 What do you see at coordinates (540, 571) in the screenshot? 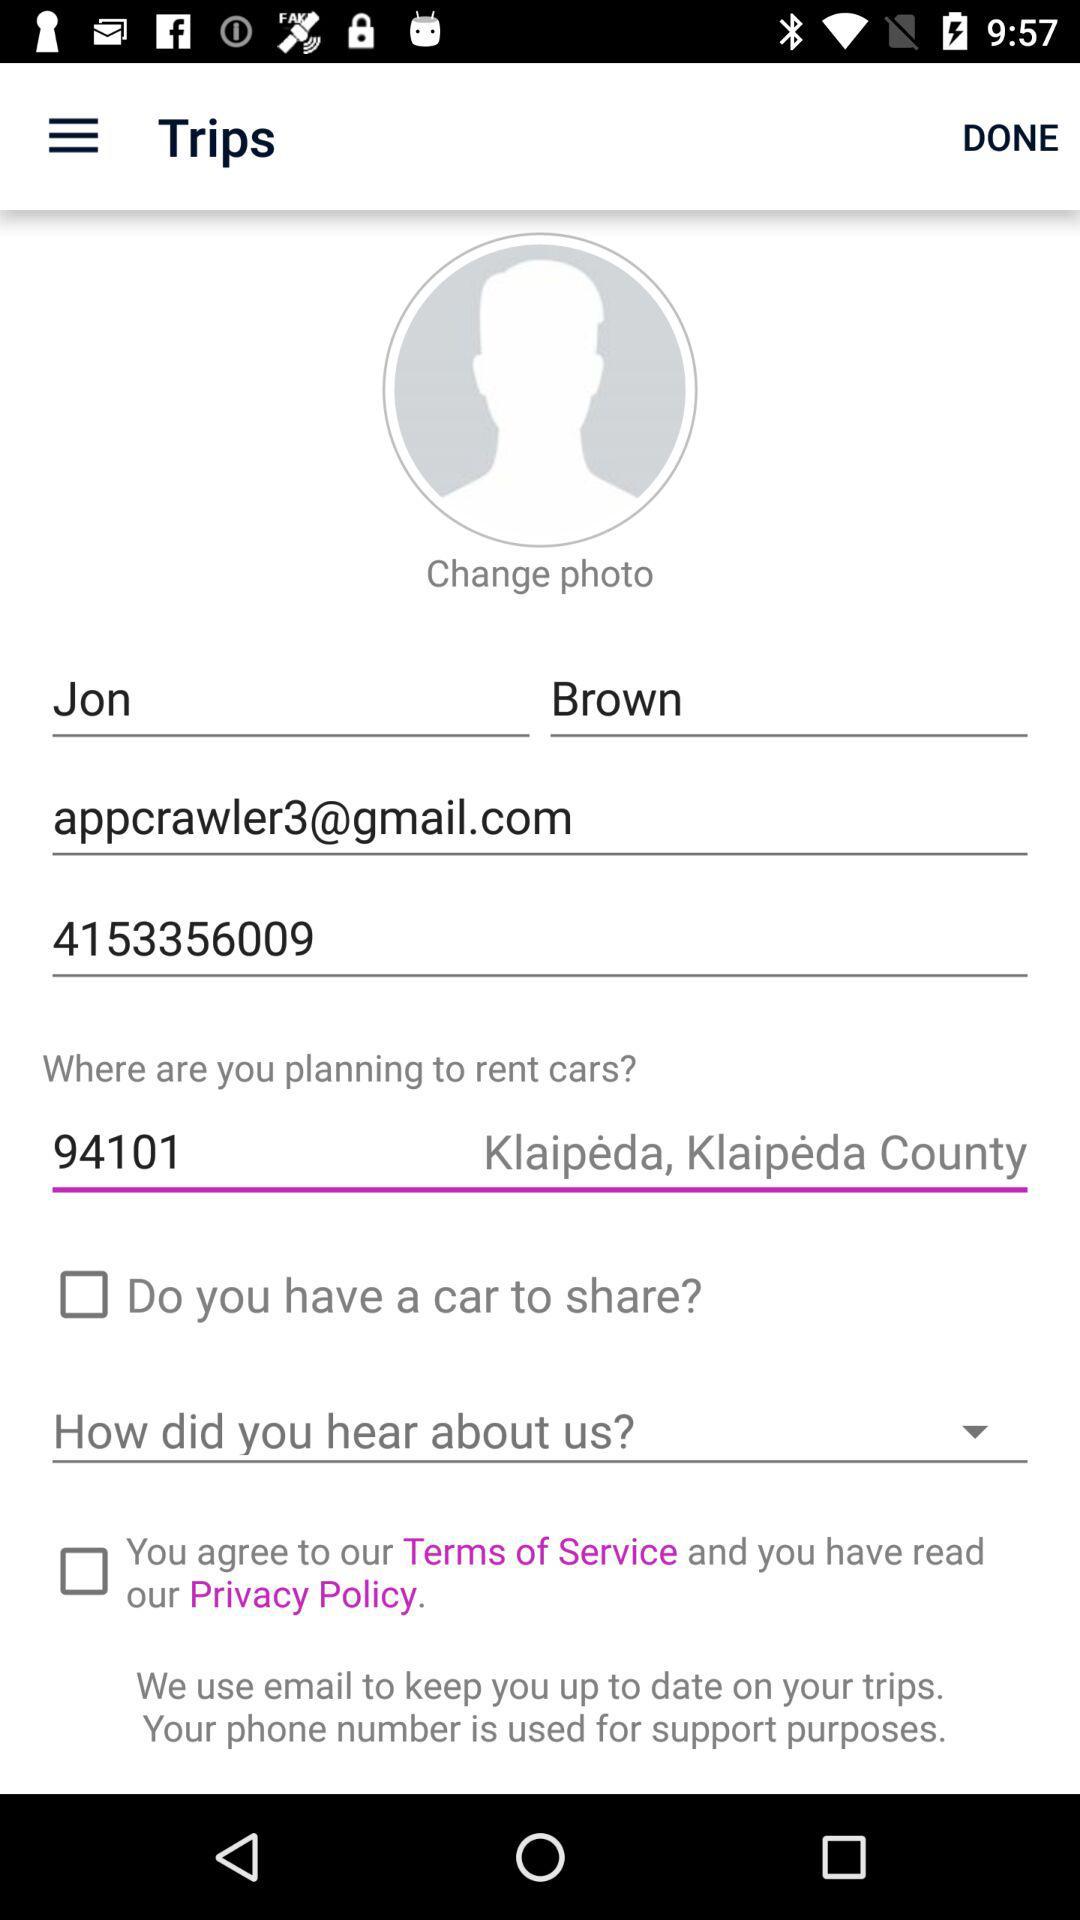
I see `the icon above the jon icon` at bounding box center [540, 571].